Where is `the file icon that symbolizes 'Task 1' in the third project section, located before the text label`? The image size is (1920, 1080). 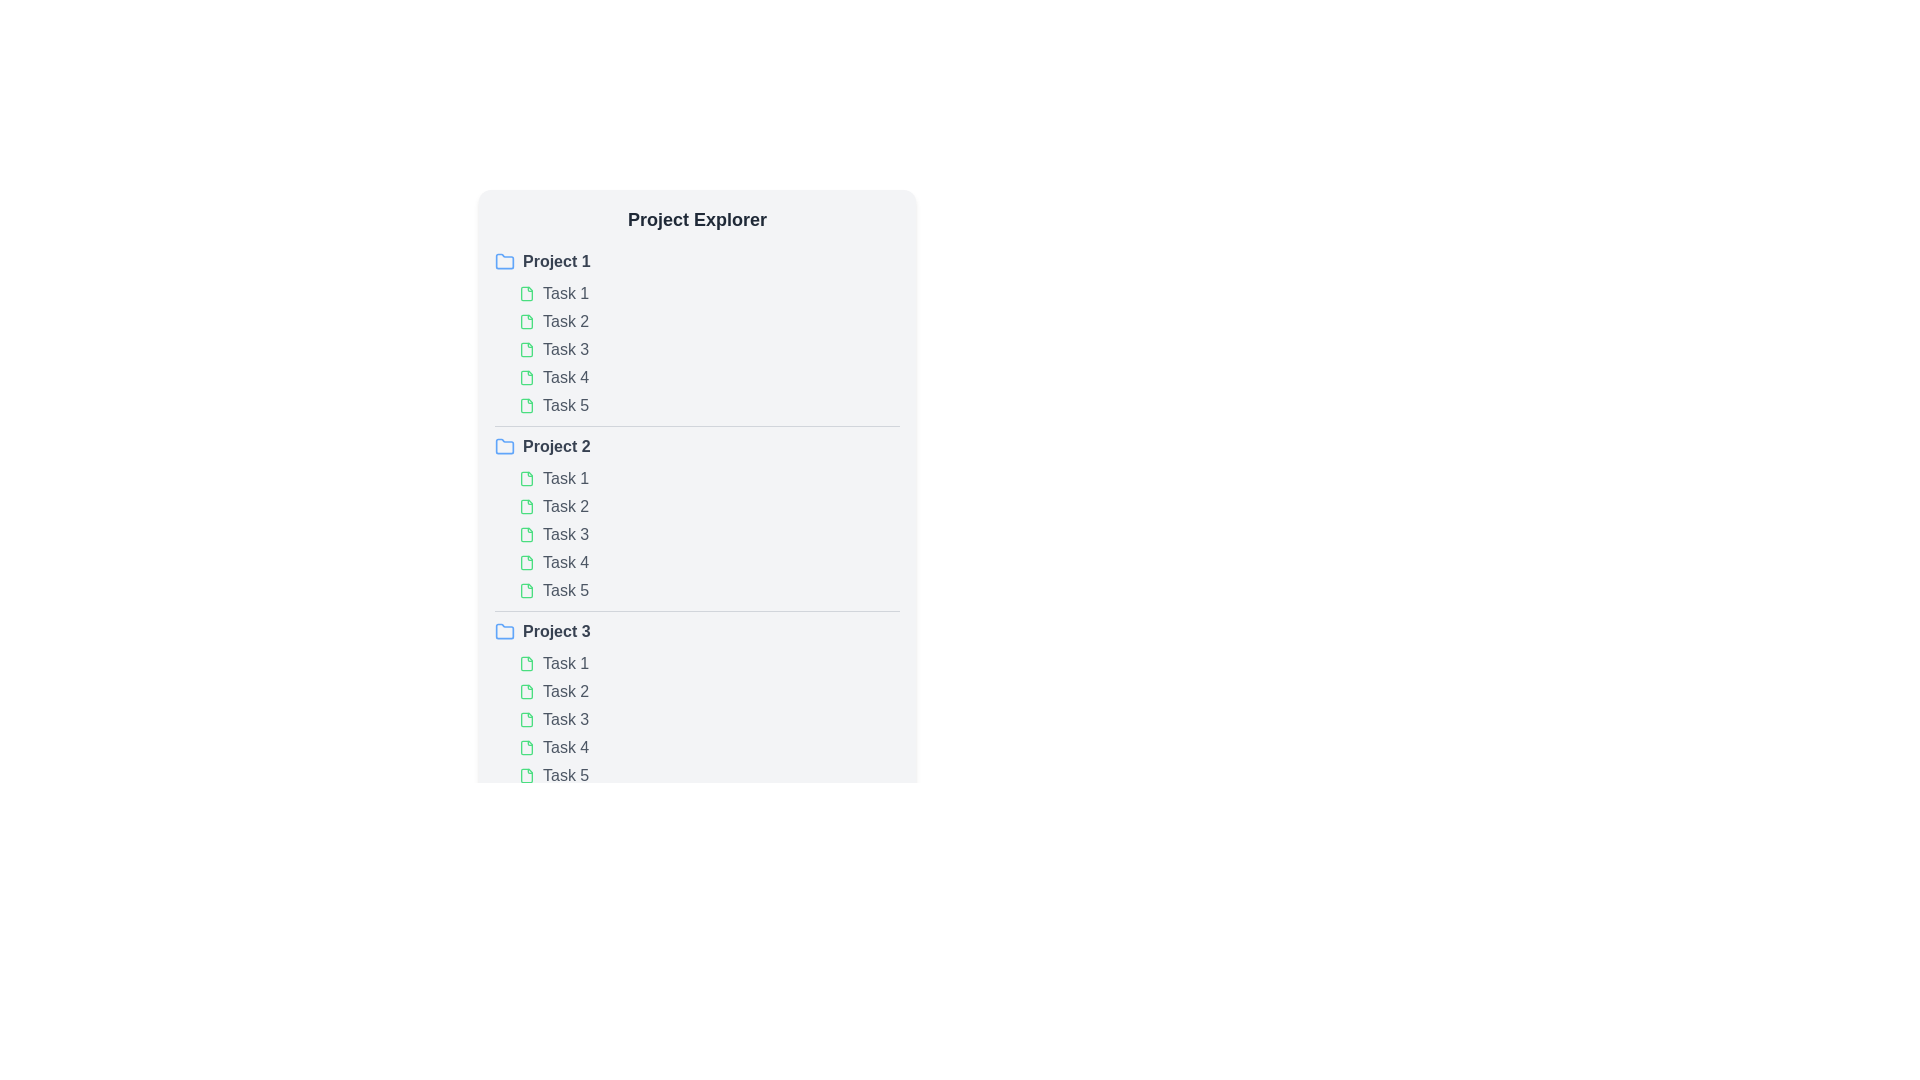
the file icon that symbolizes 'Task 1' in the third project section, located before the text label is located at coordinates (527, 663).